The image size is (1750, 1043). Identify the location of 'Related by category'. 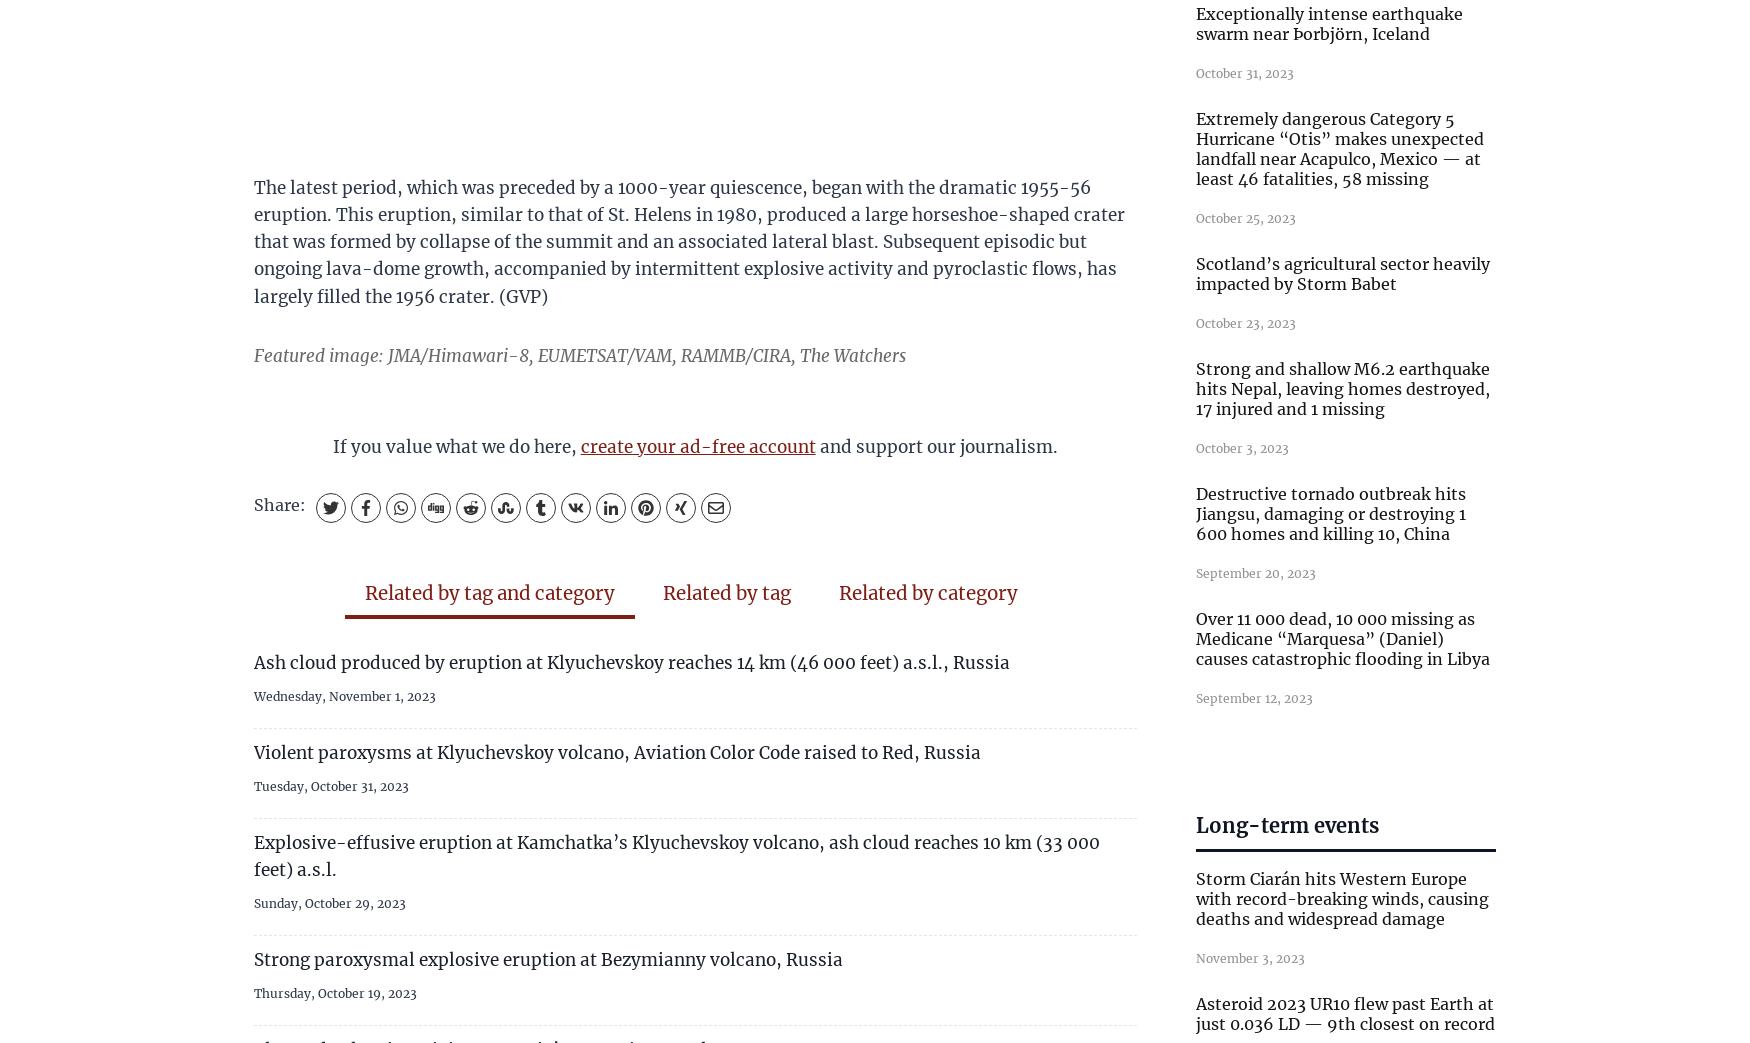
(926, 593).